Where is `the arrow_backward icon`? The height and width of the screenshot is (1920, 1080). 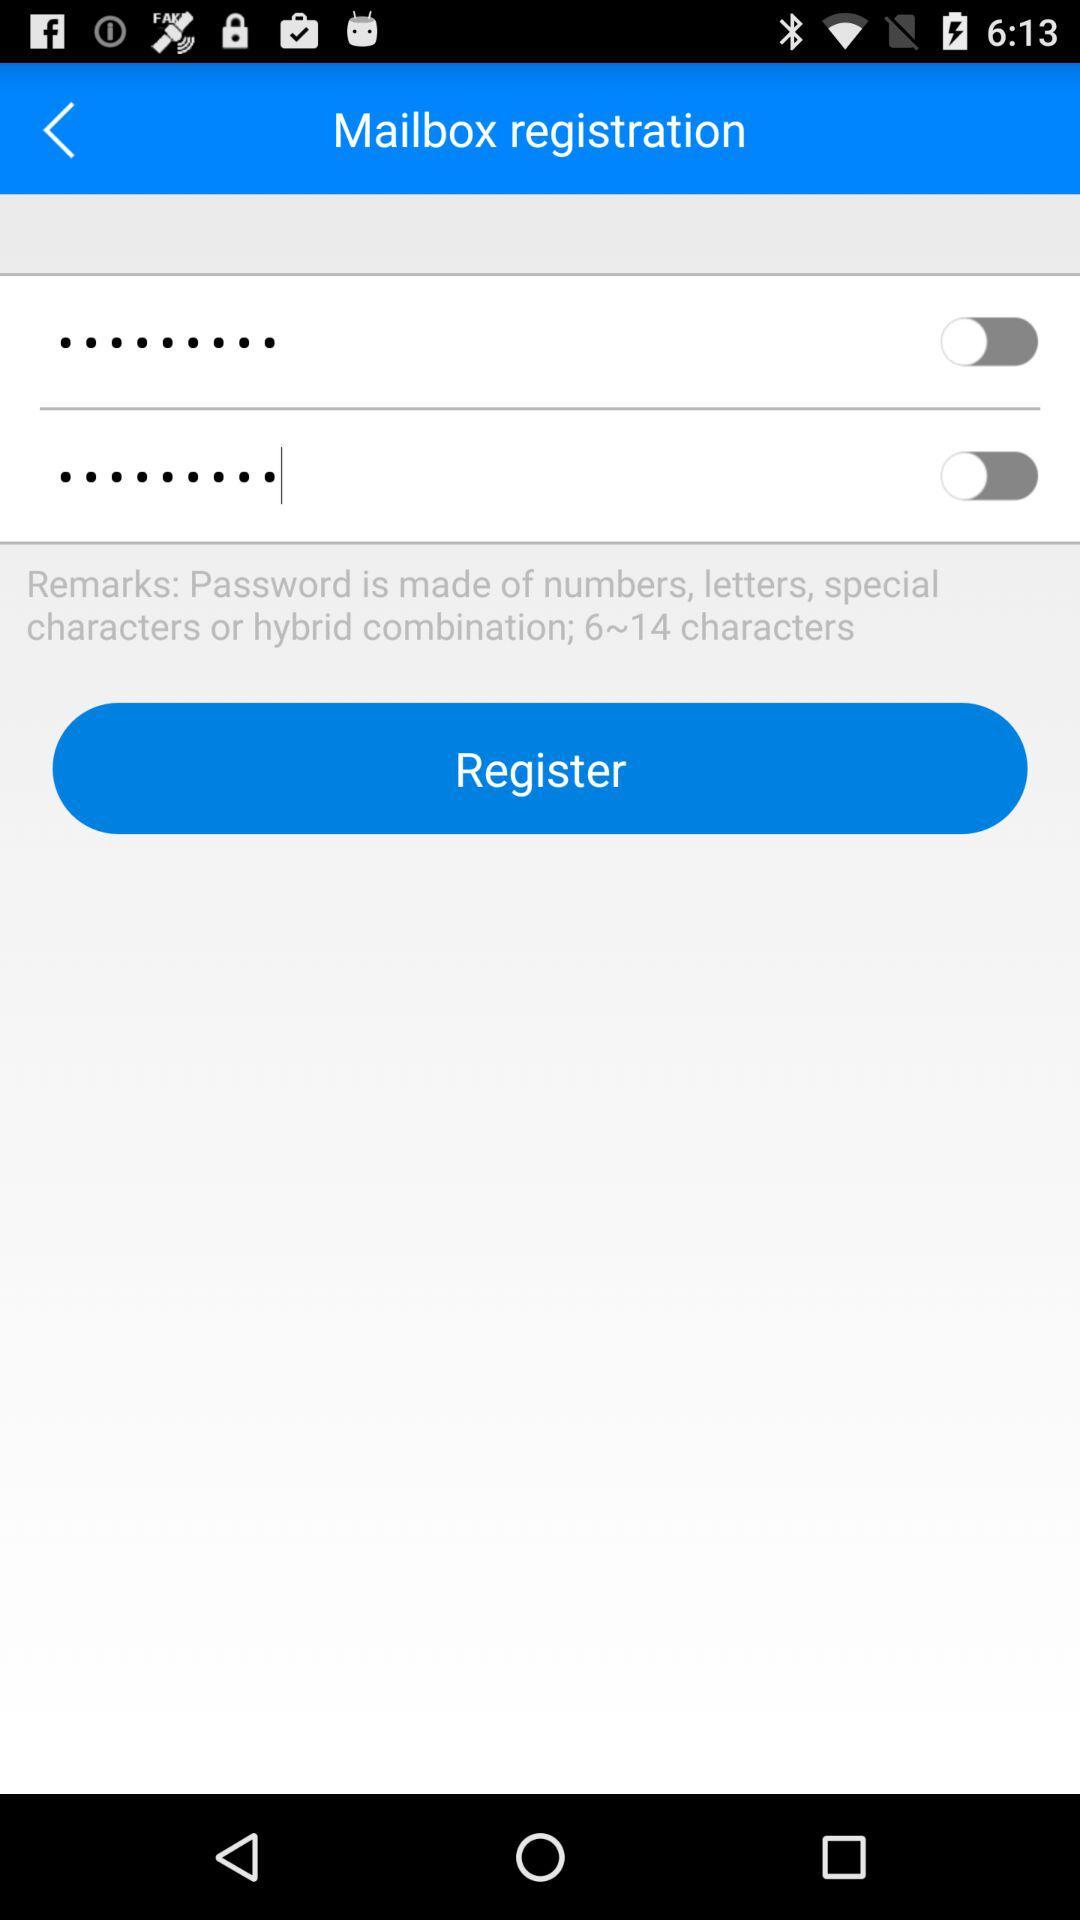 the arrow_backward icon is located at coordinates (64, 136).